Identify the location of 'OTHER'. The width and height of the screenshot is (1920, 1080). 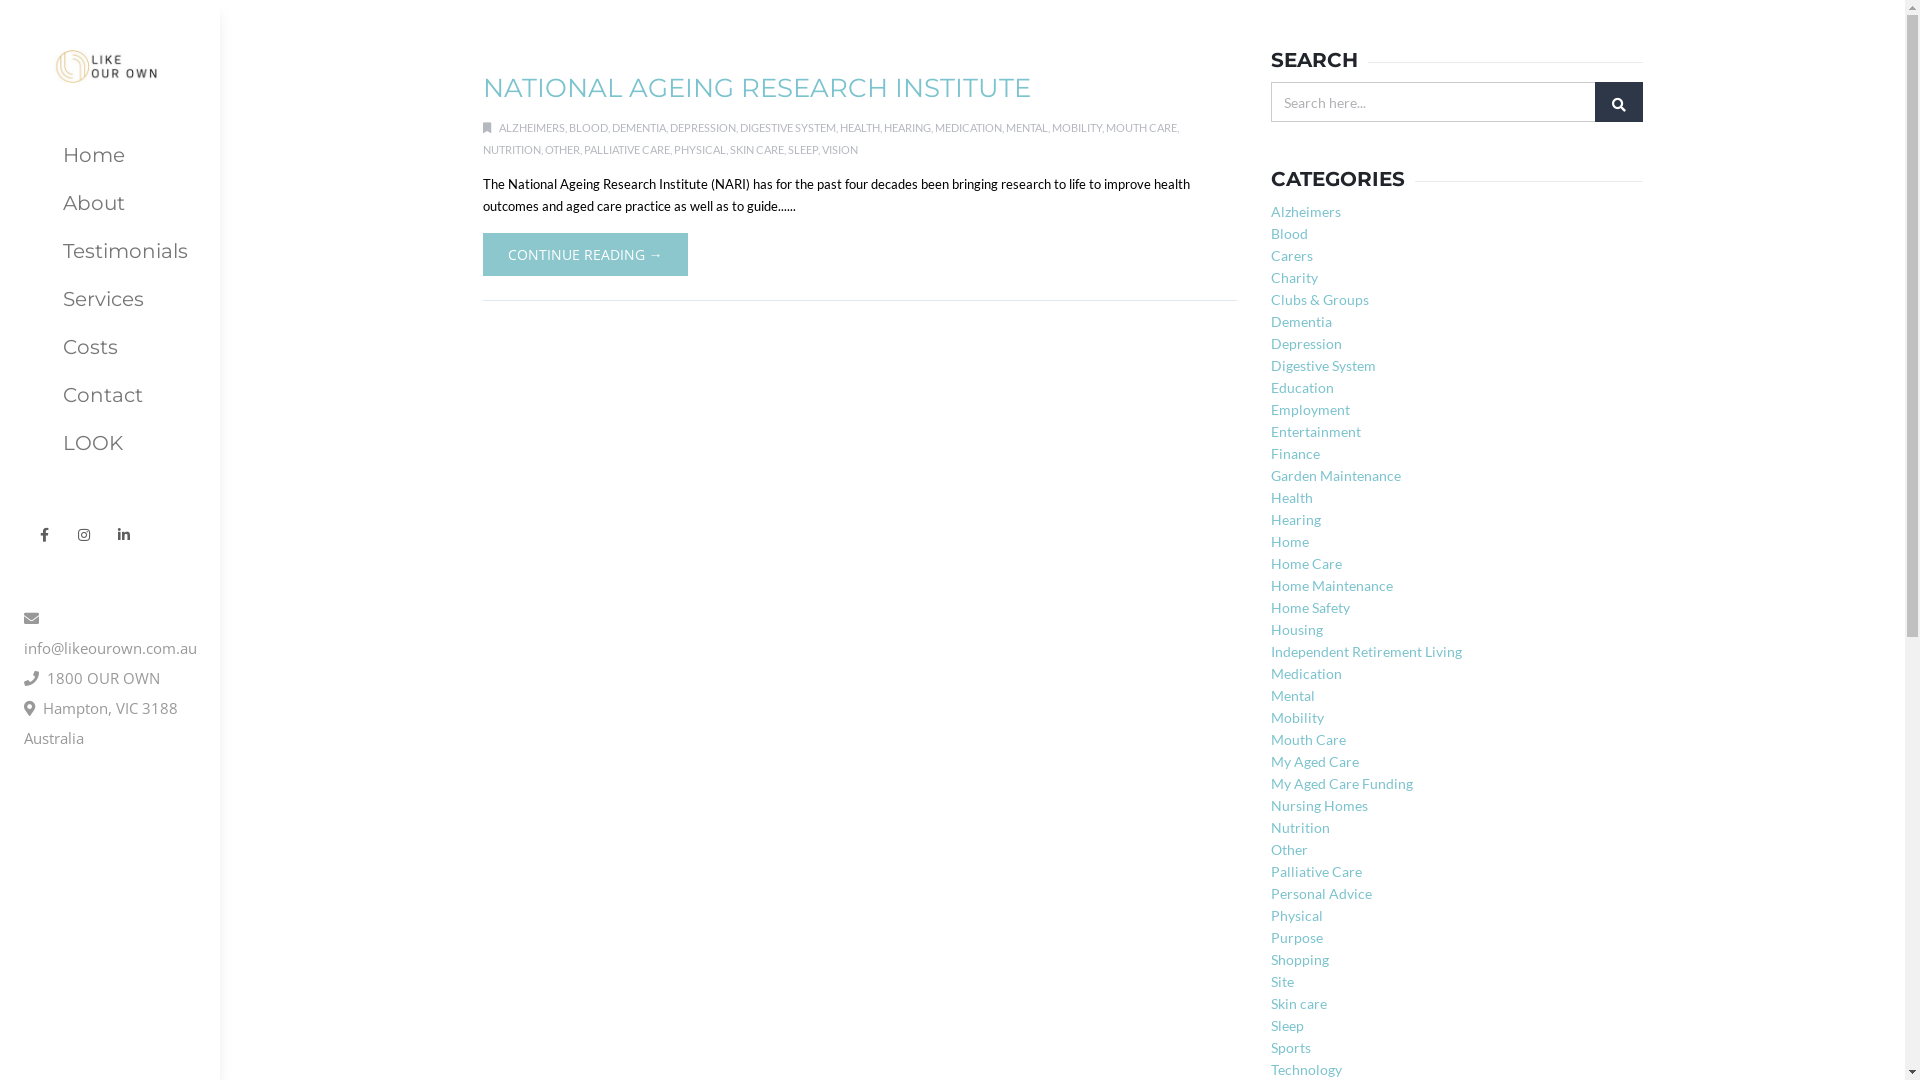
(560, 147).